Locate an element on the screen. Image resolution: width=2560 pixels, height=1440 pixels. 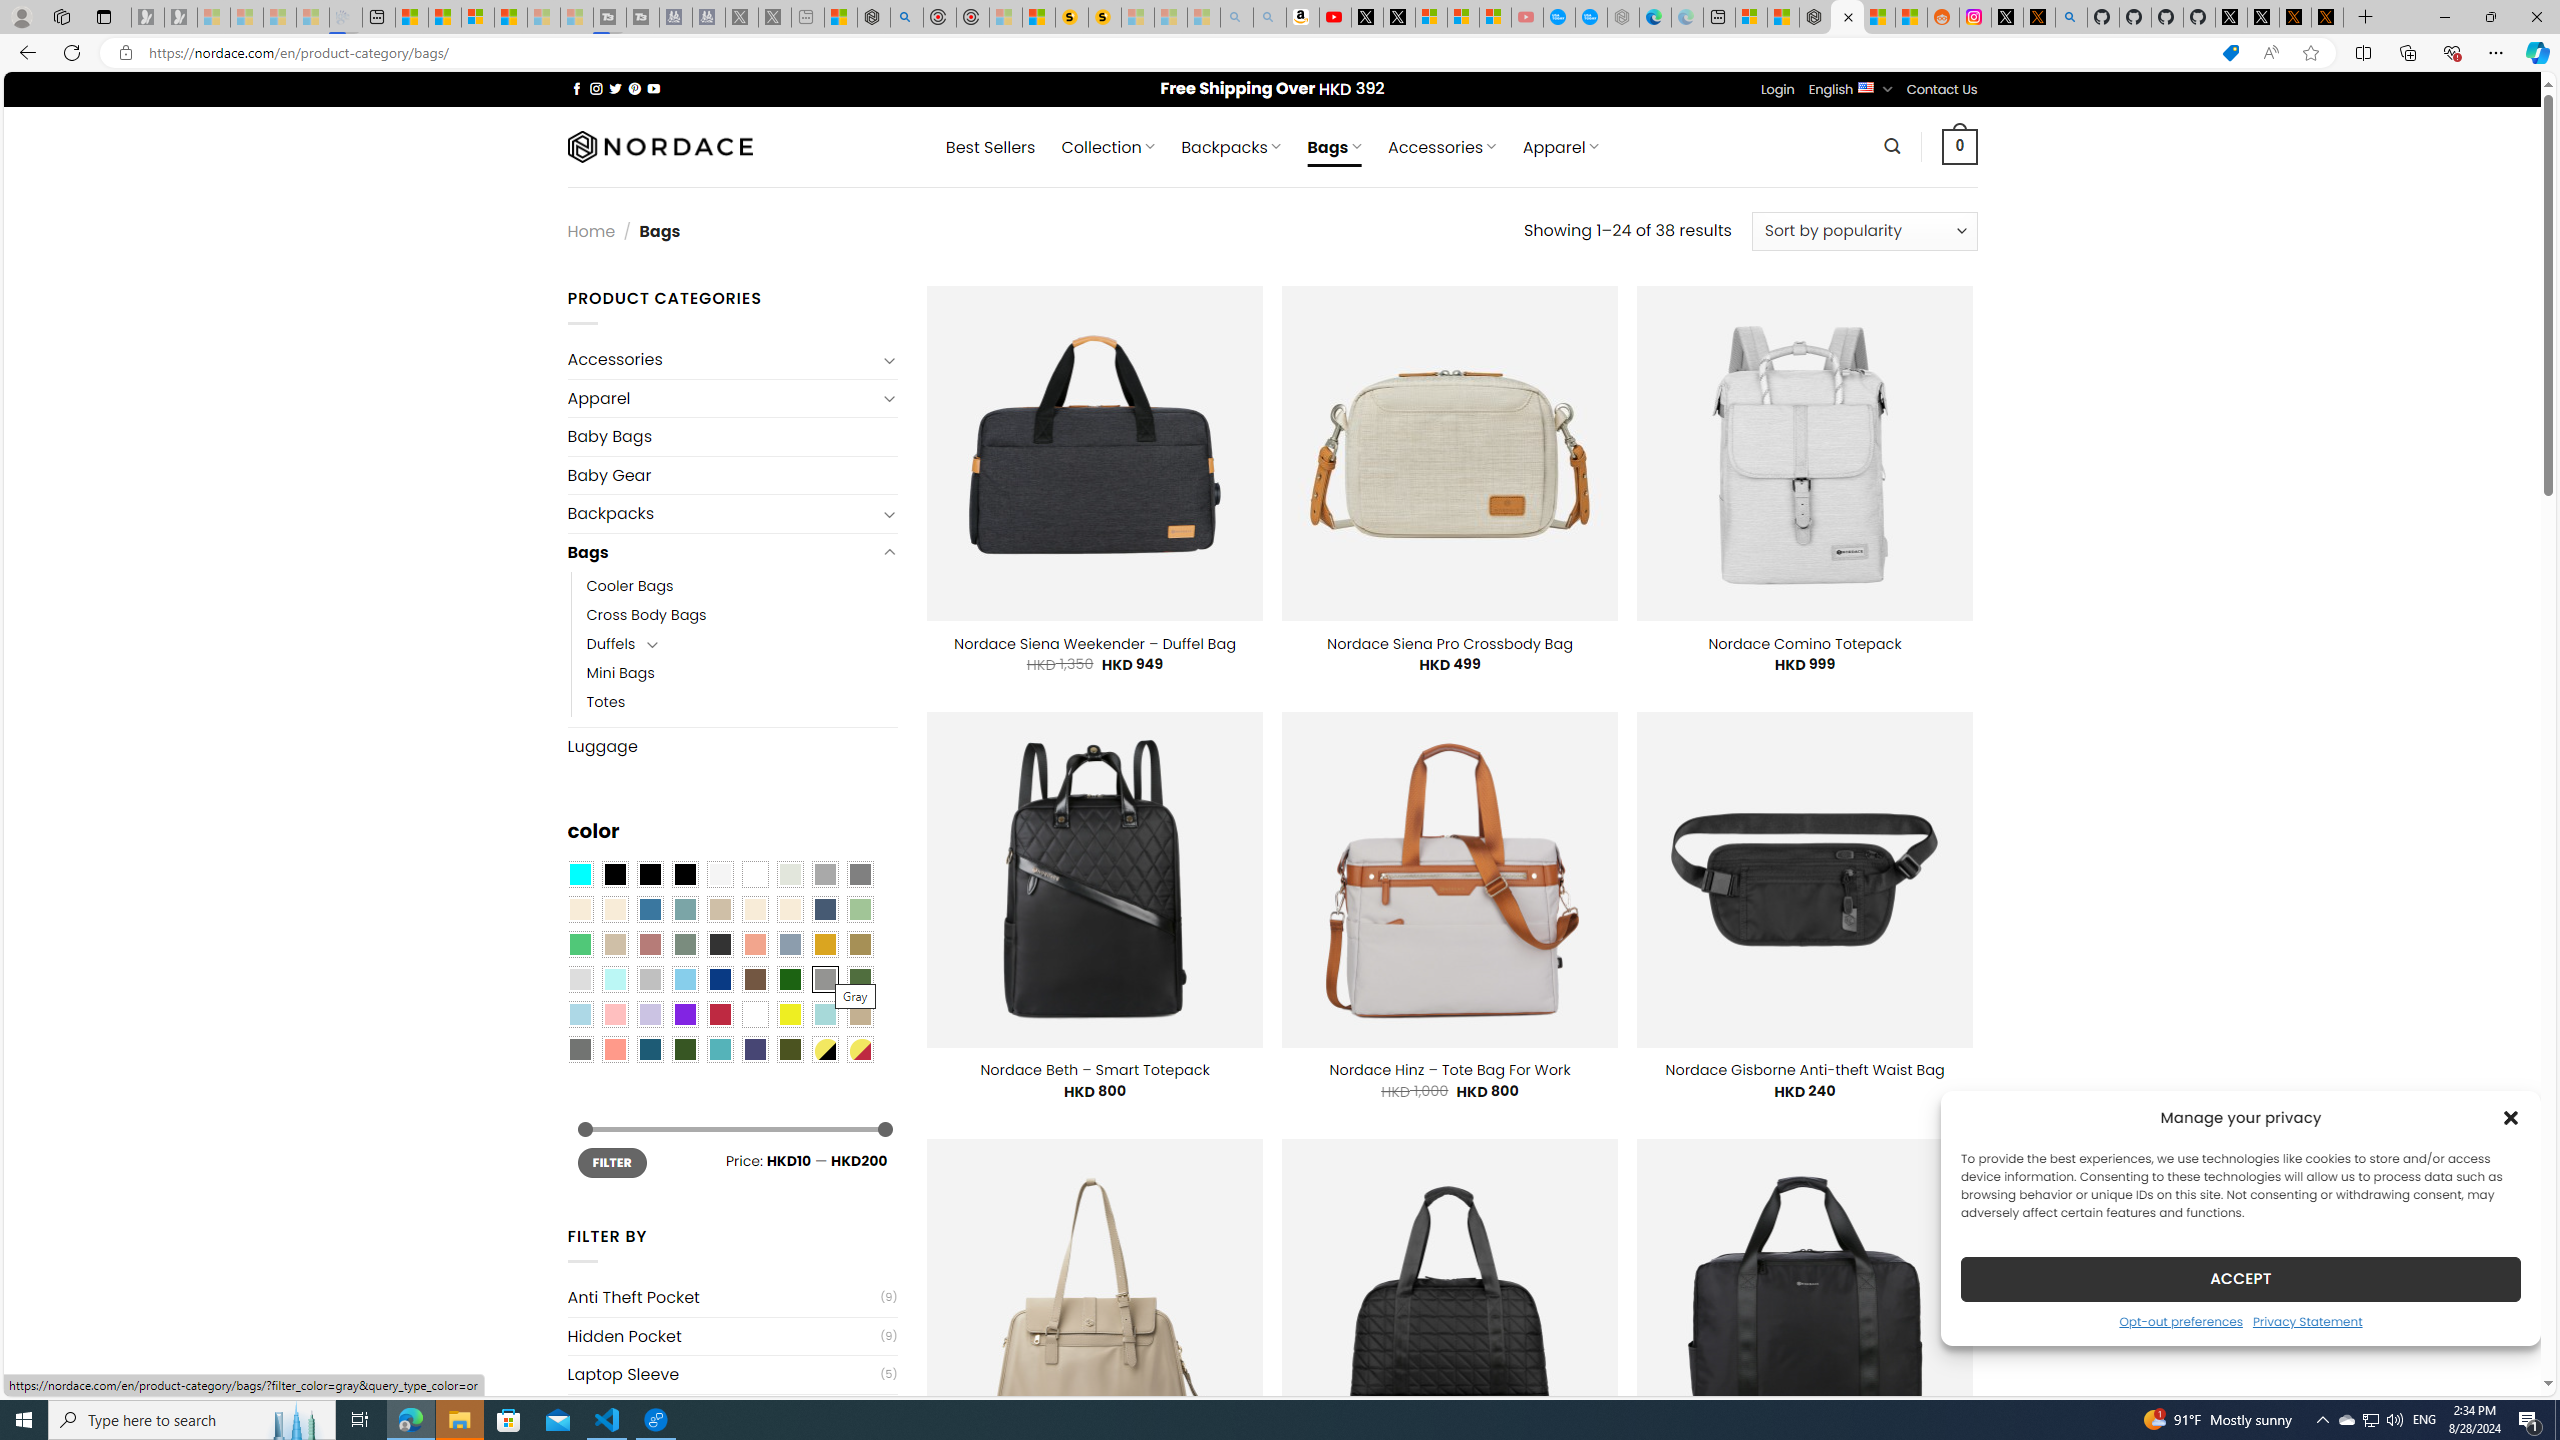
'Anti Theft Pocket(9)' is located at coordinates (731, 1298).